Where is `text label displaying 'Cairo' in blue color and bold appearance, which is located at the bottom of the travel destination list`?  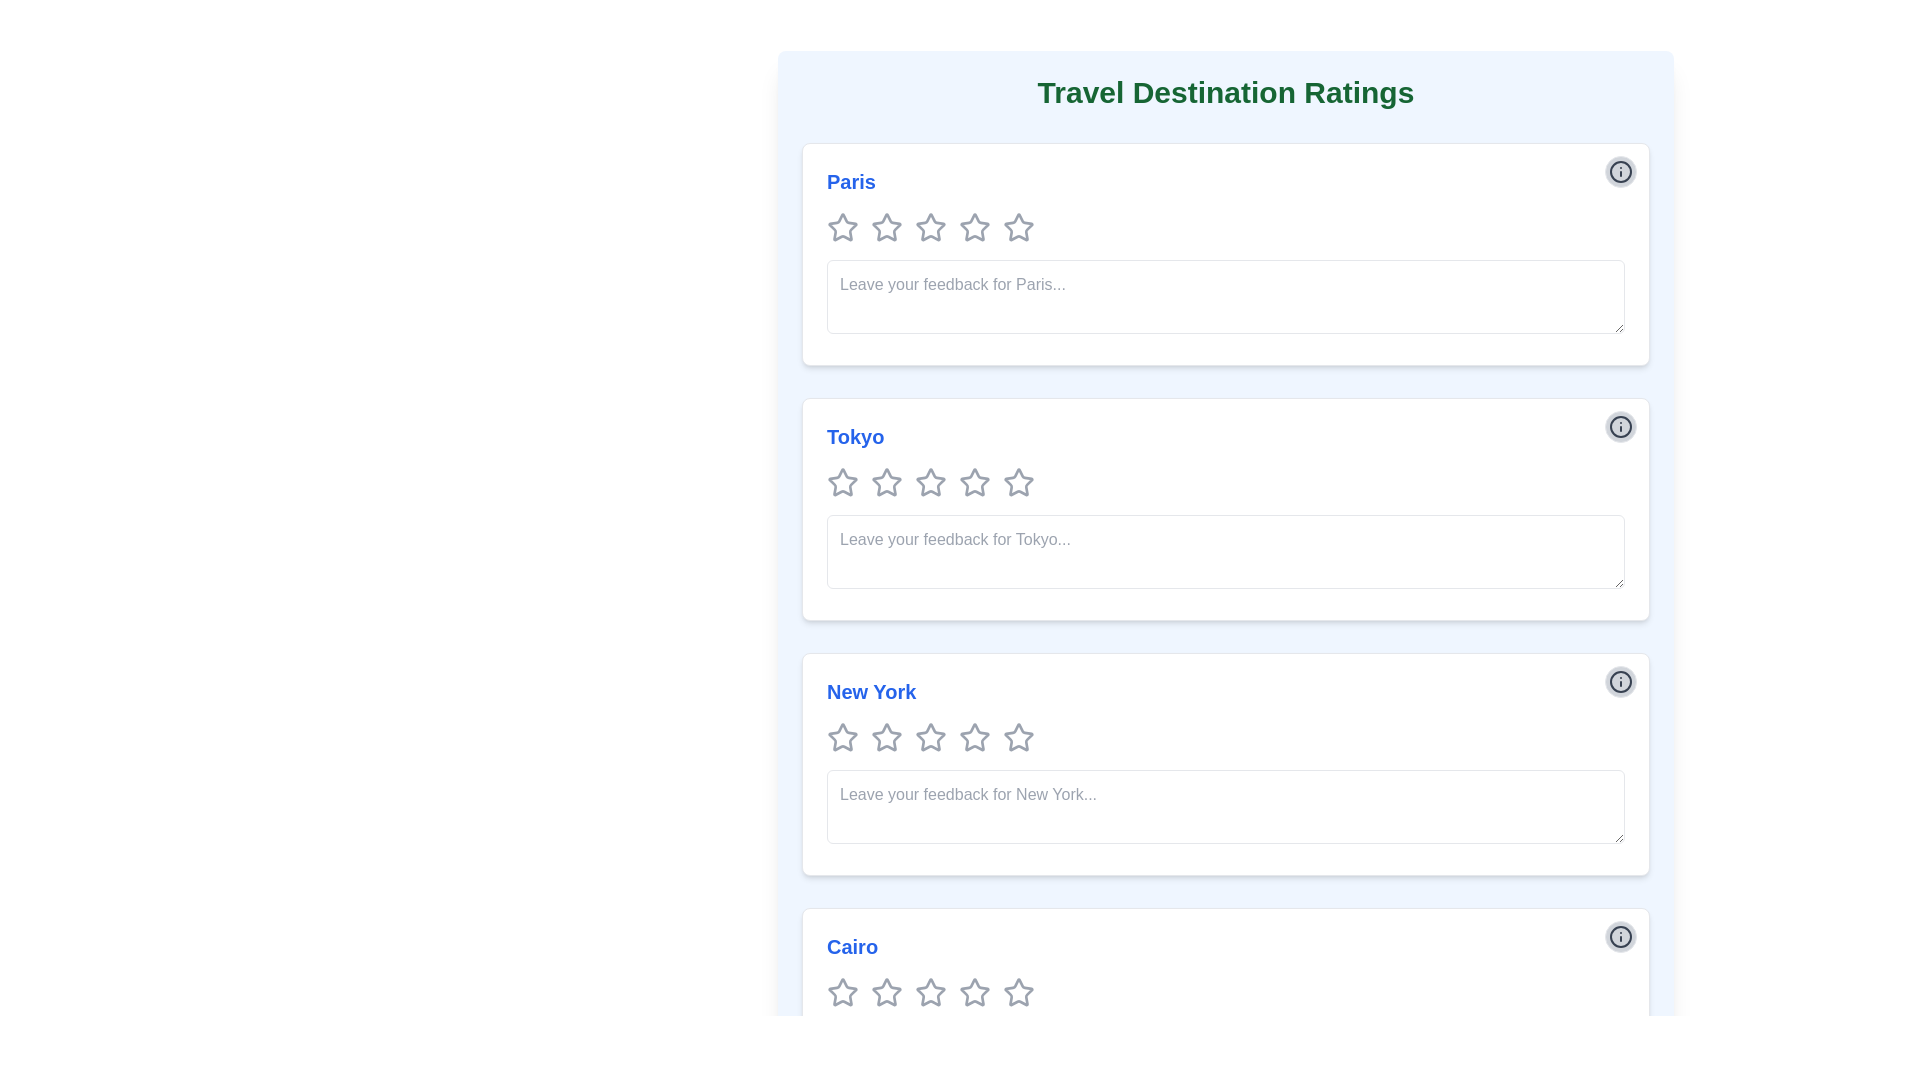 text label displaying 'Cairo' in blue color and bold appearance, which is located at the bottom of the travel destination list is located at coordinates (852, 946).